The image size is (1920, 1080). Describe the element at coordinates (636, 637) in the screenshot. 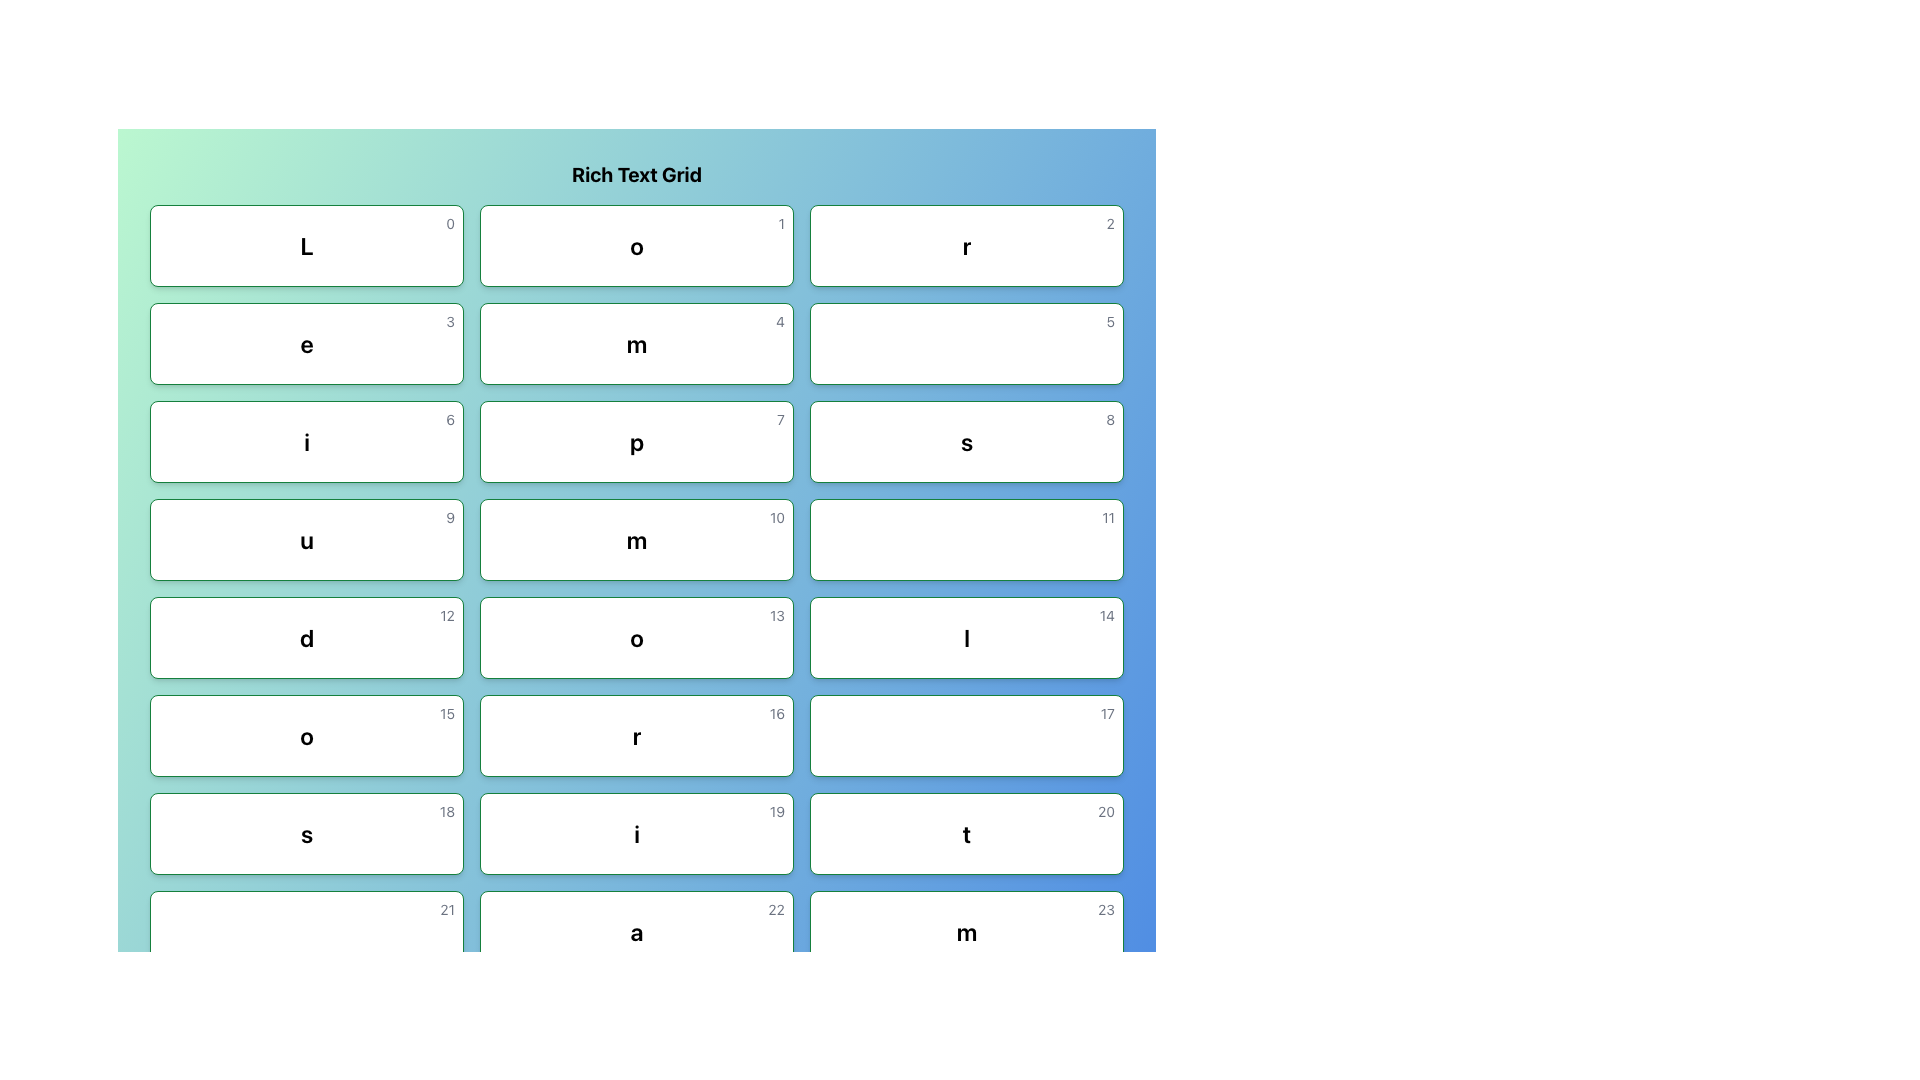

I see `the Grid Tile located in the fourth row and second column of the grid layout, positioned between the tiles 'd' and 'l'` at that location.